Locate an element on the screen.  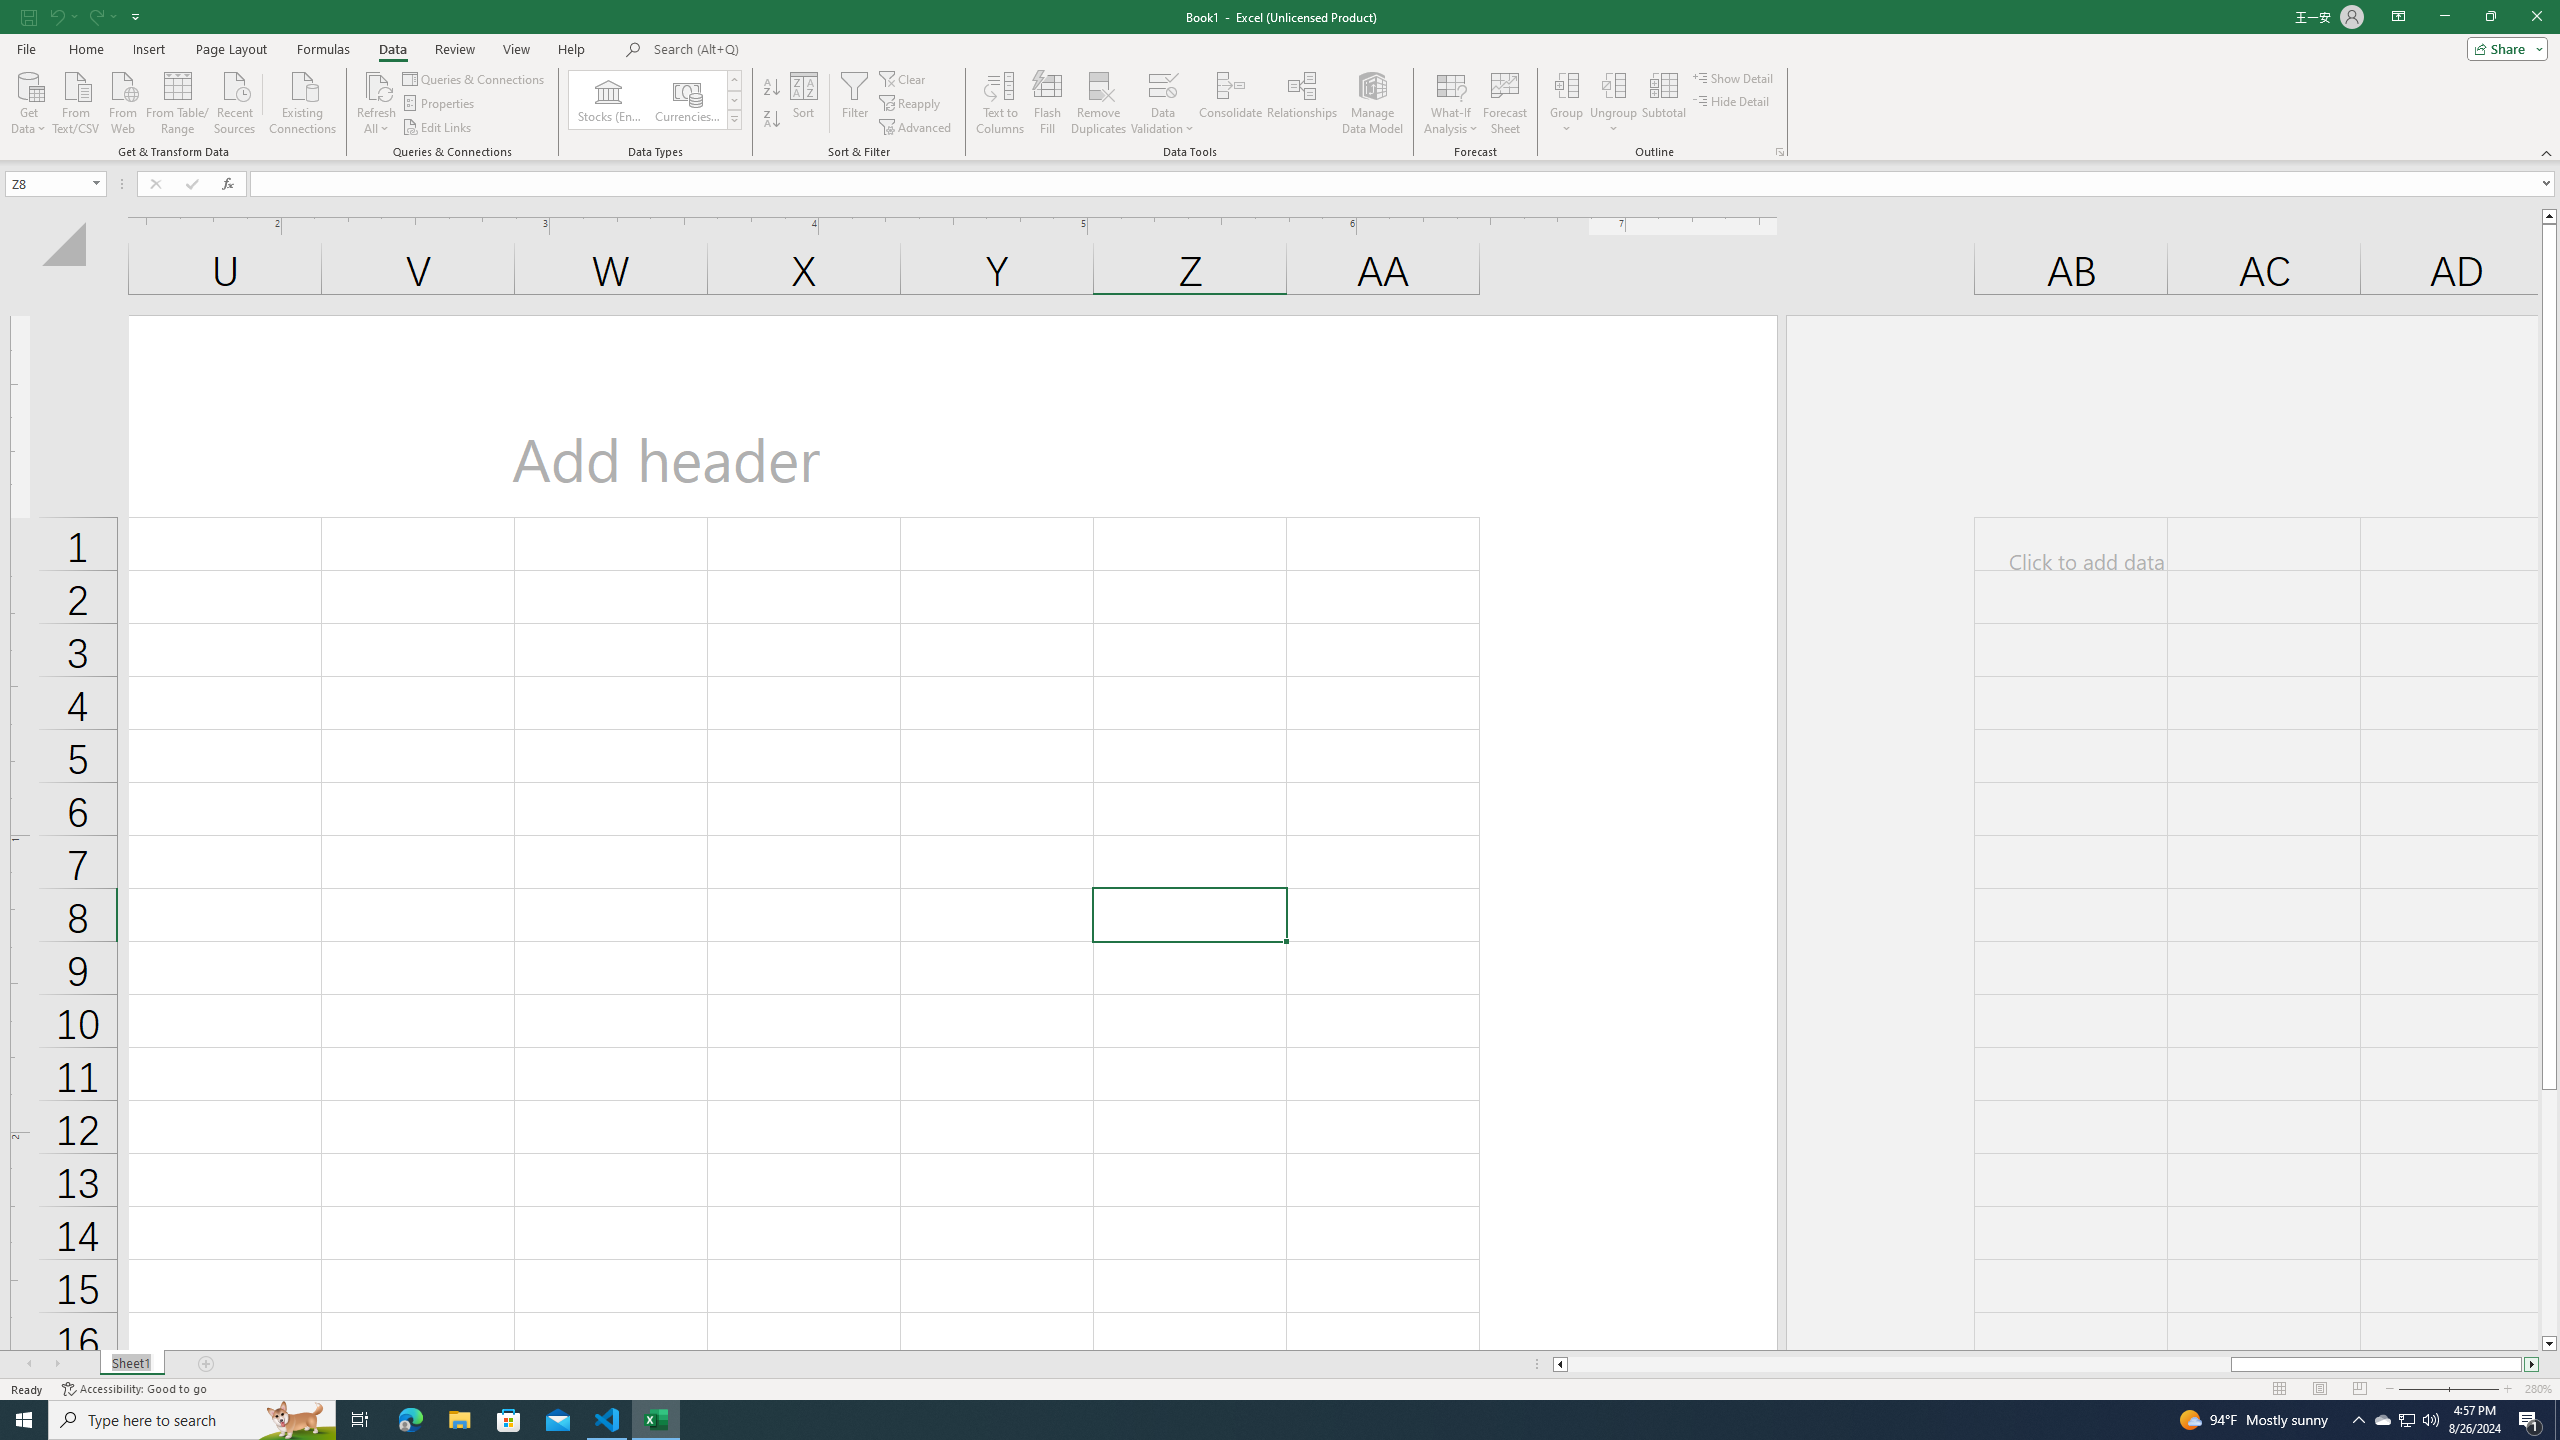
'System' is located at coordinates (11, 9).